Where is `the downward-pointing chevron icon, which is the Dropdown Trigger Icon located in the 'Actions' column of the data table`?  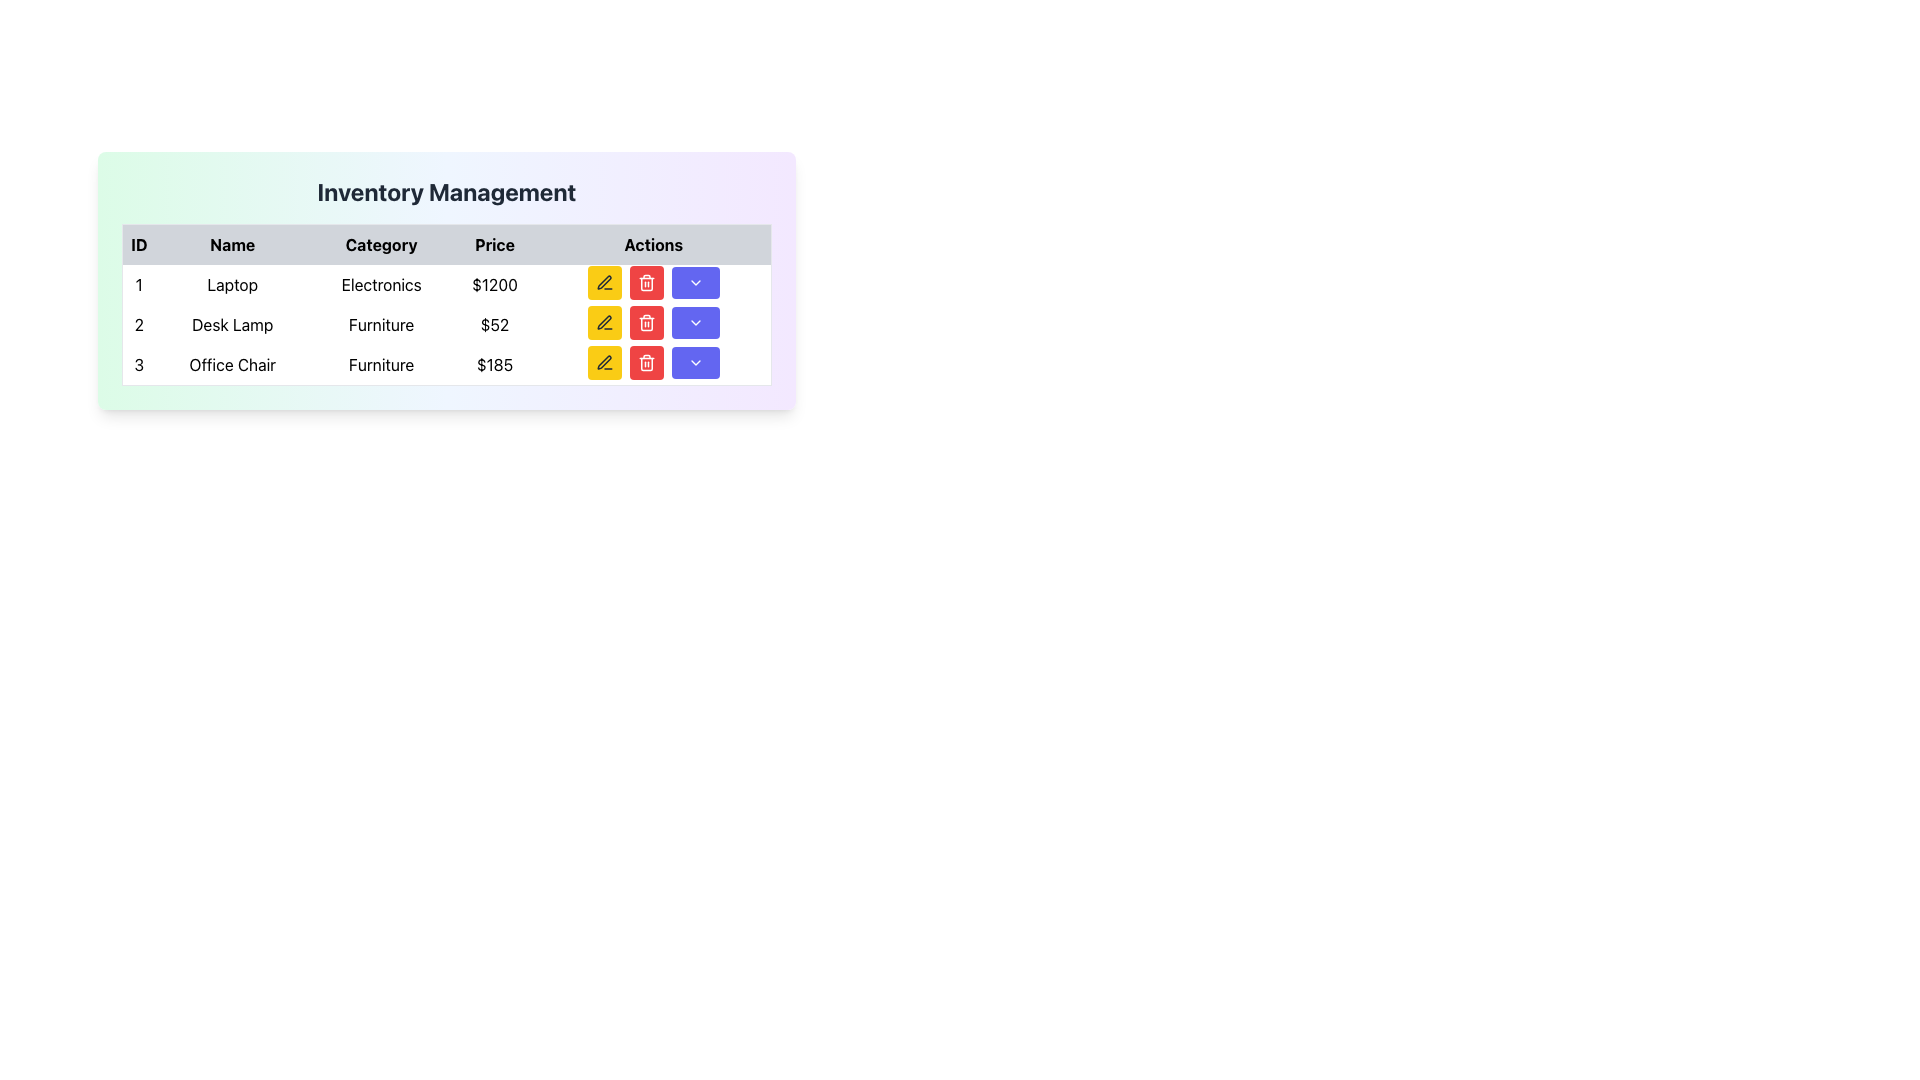
the downward-pointing chevron icon, which is the Dropdown Trigger Icon located in the 'Actions' column of the data table is located at coordinates (695, 282).